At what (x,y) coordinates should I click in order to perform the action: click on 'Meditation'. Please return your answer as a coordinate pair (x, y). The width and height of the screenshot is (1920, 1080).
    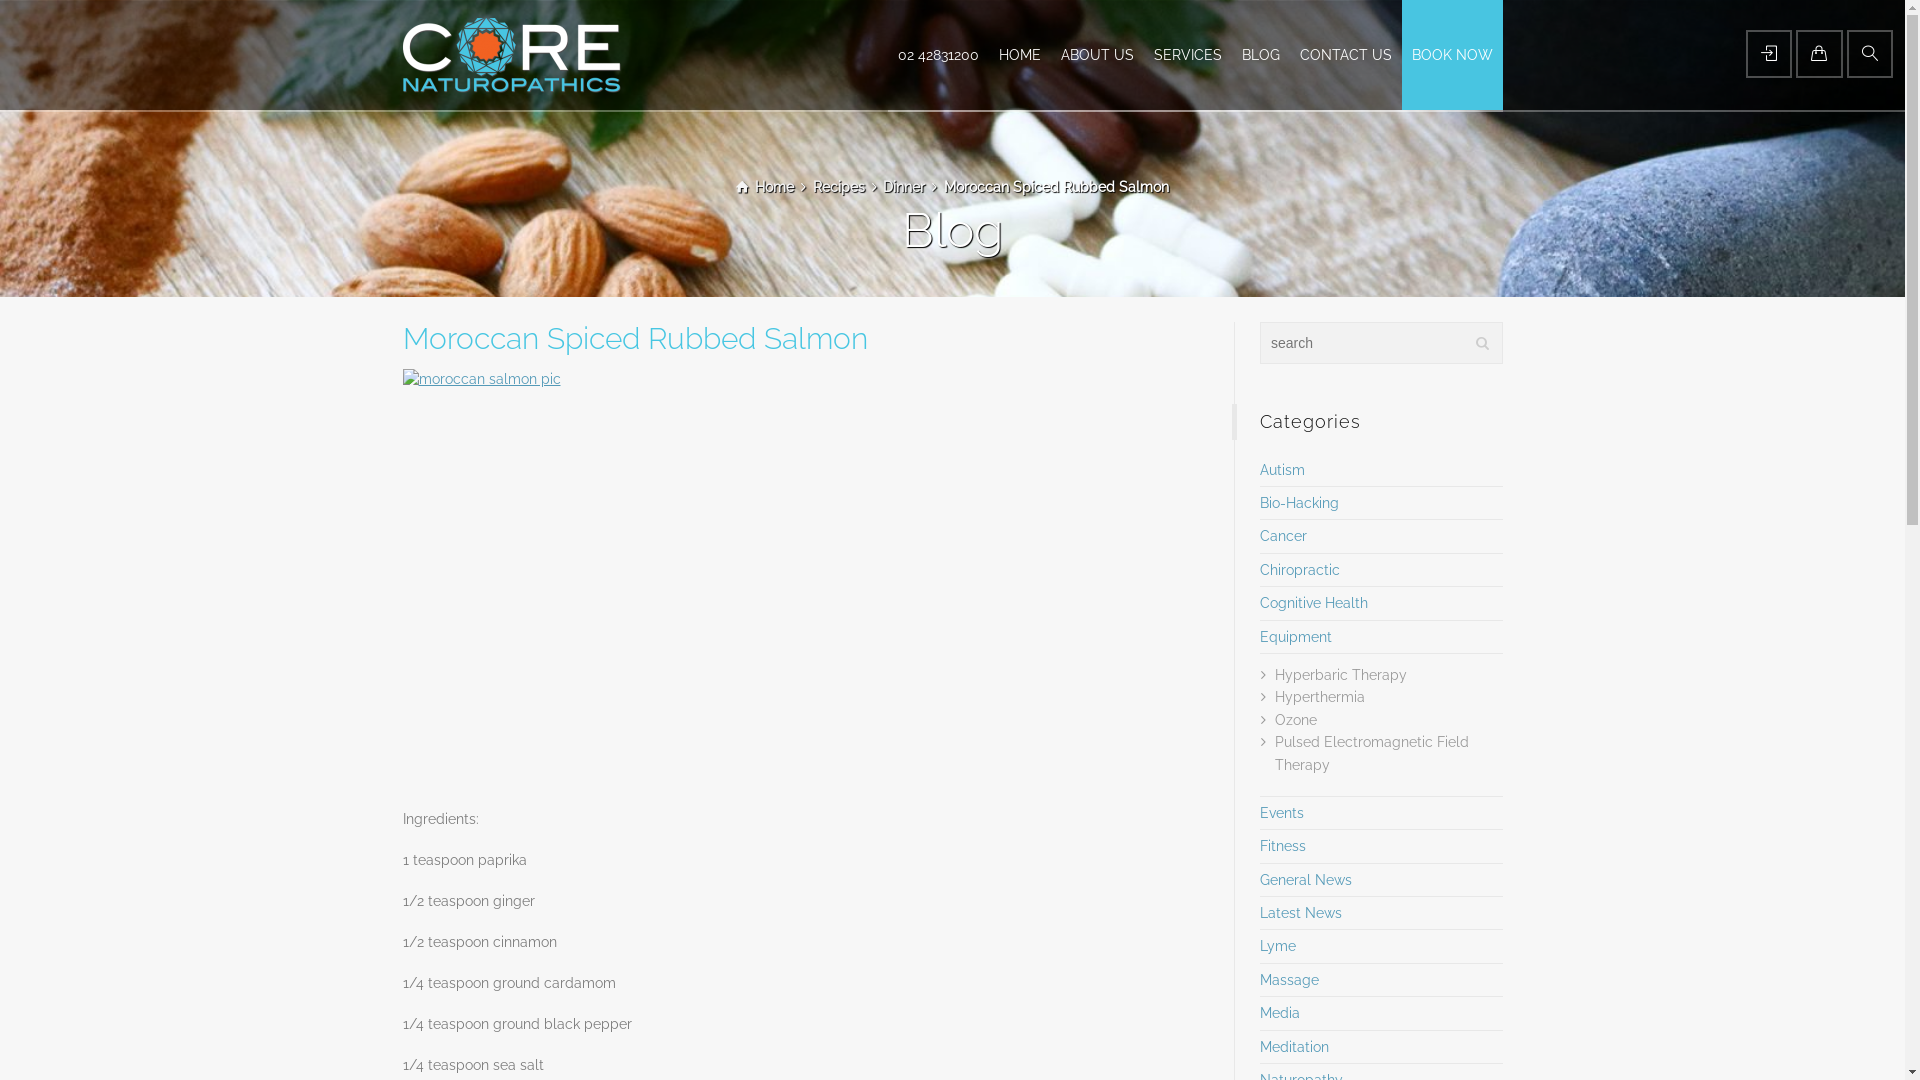
    Looking at the image, I should click on (1294, 1045).